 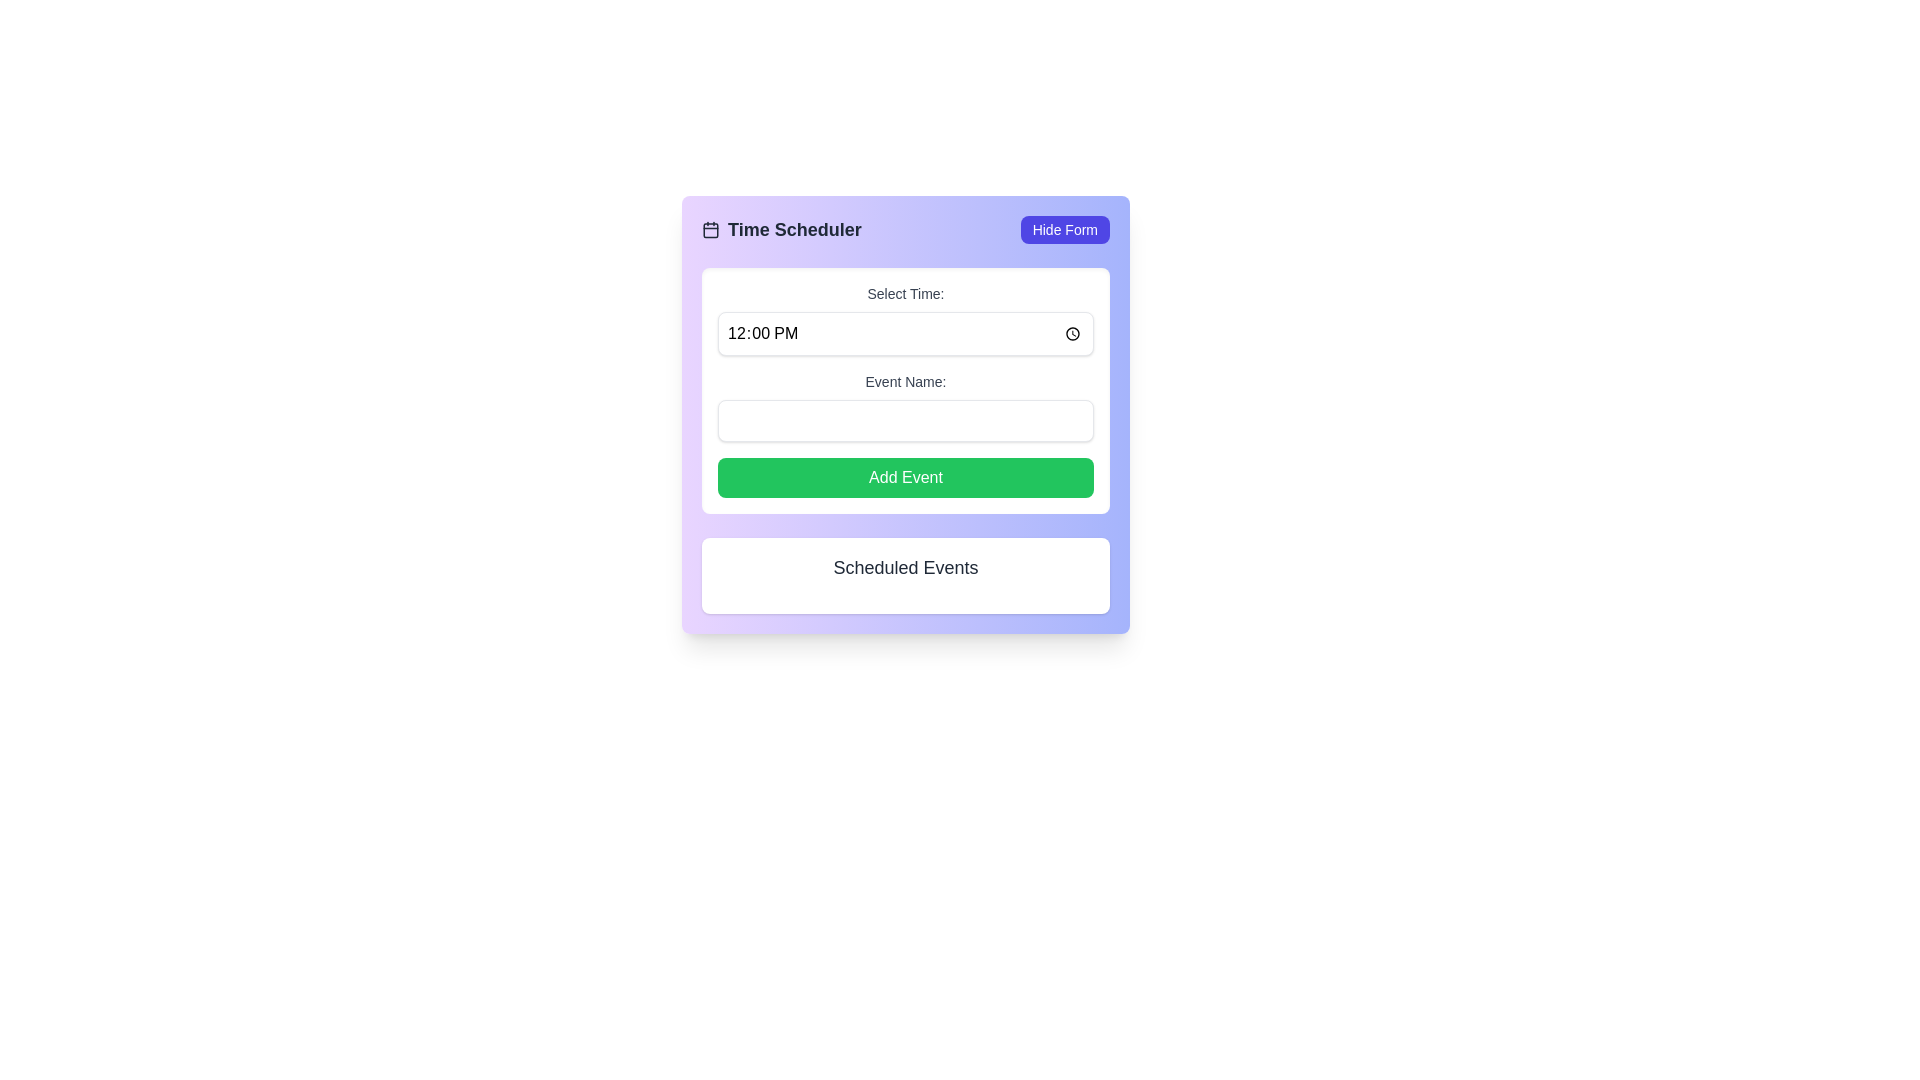 I want to click on the Text Display Box displaying 'Scheduled Events', which is located at the bottom of the 'Time Scheduler' section, below the 'Add Event' button, so click(x=905, y=575).